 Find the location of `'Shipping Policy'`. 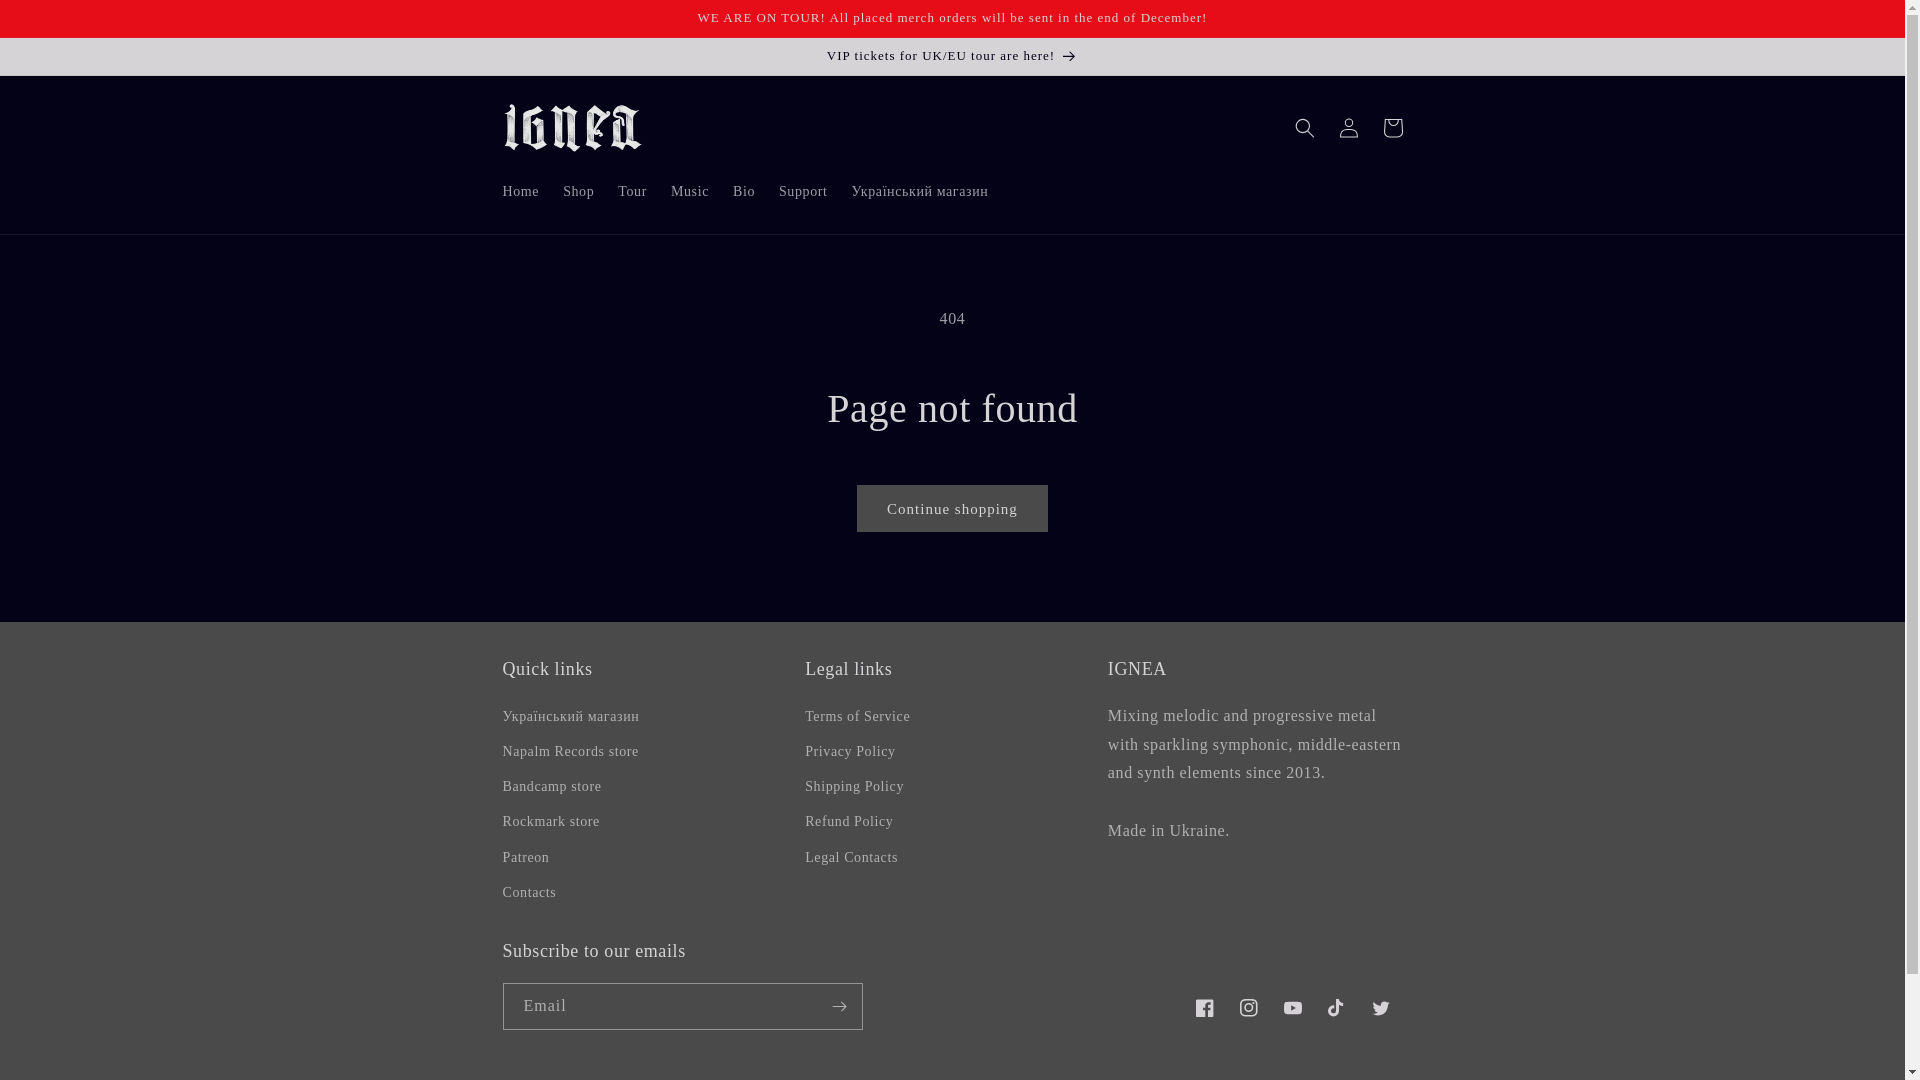

'Shipping Policy' is located at coordinates (854, 785).